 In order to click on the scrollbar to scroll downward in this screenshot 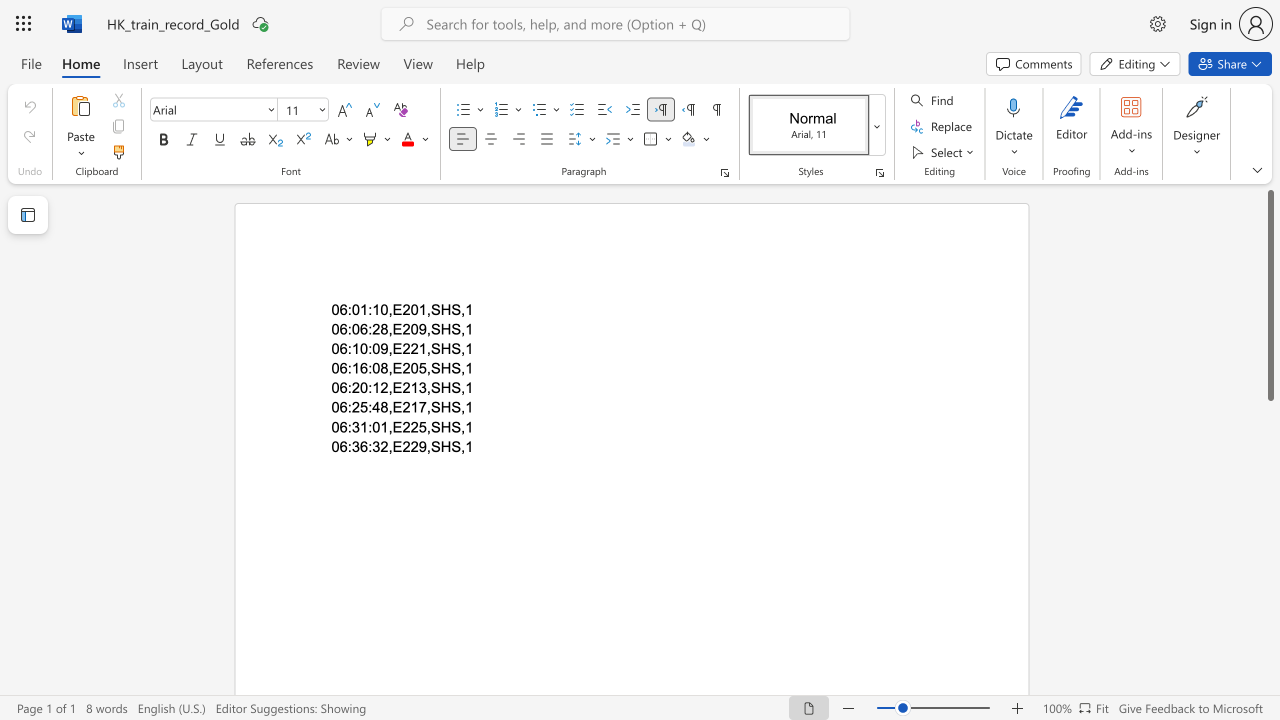, I will do `click(1269, 678)`.